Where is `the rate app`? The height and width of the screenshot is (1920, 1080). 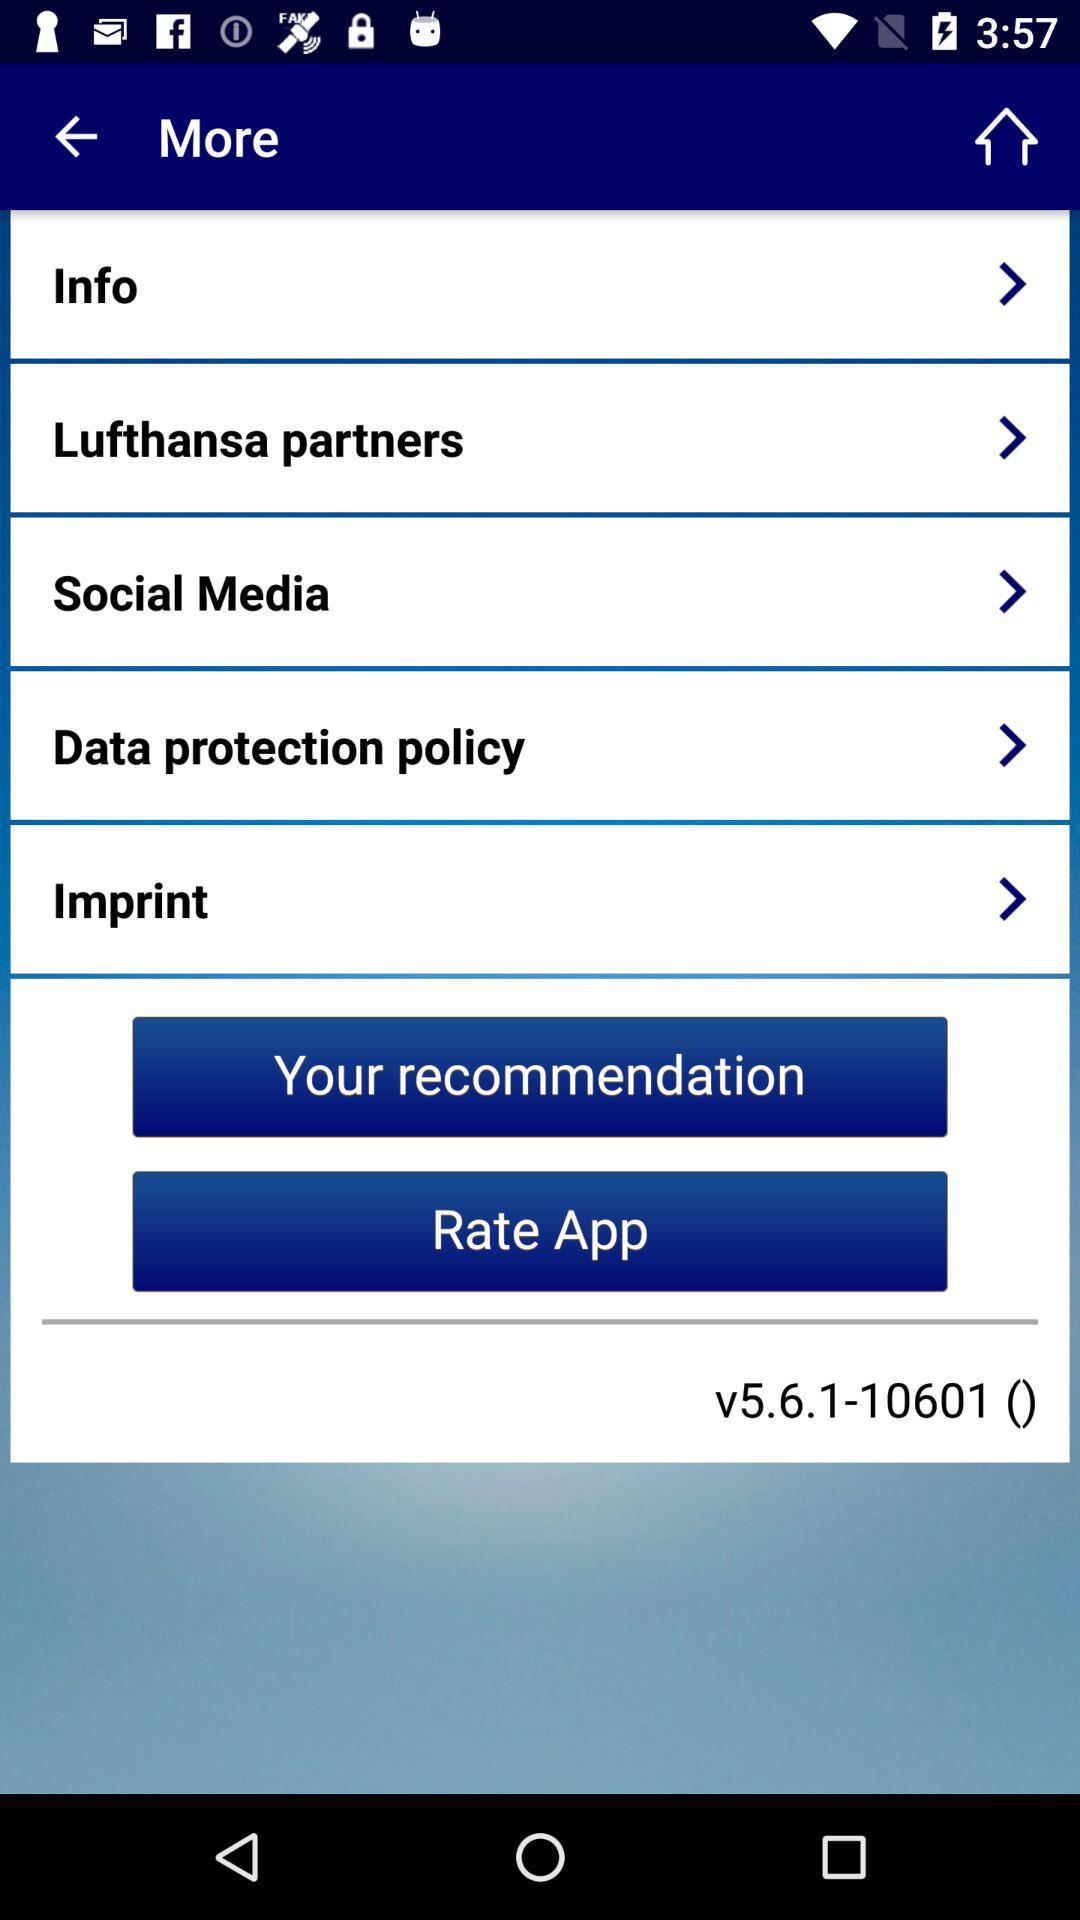 the rate app is located at coordinates (540, 1230).